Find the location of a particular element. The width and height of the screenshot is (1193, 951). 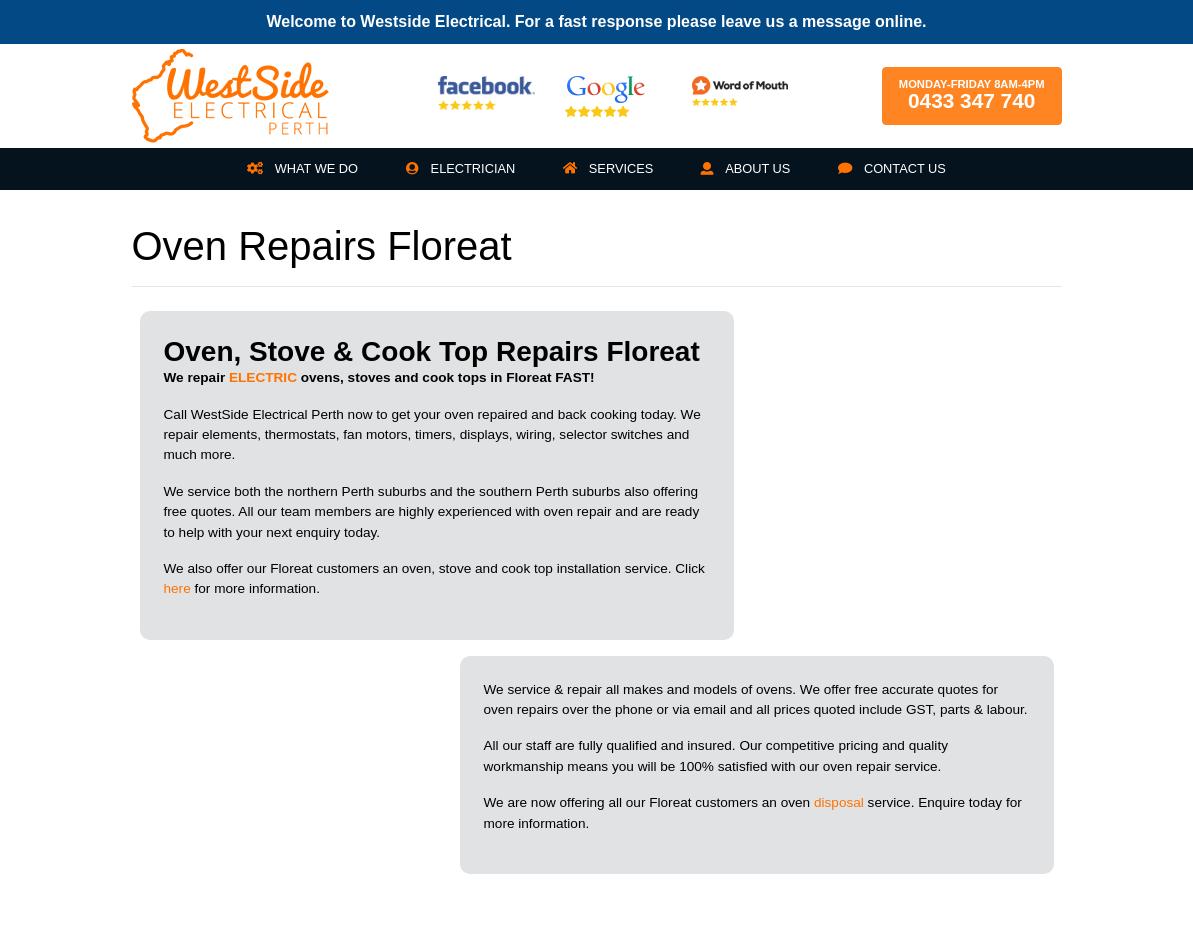

'Electrician' is located at coordinates (470, 168).